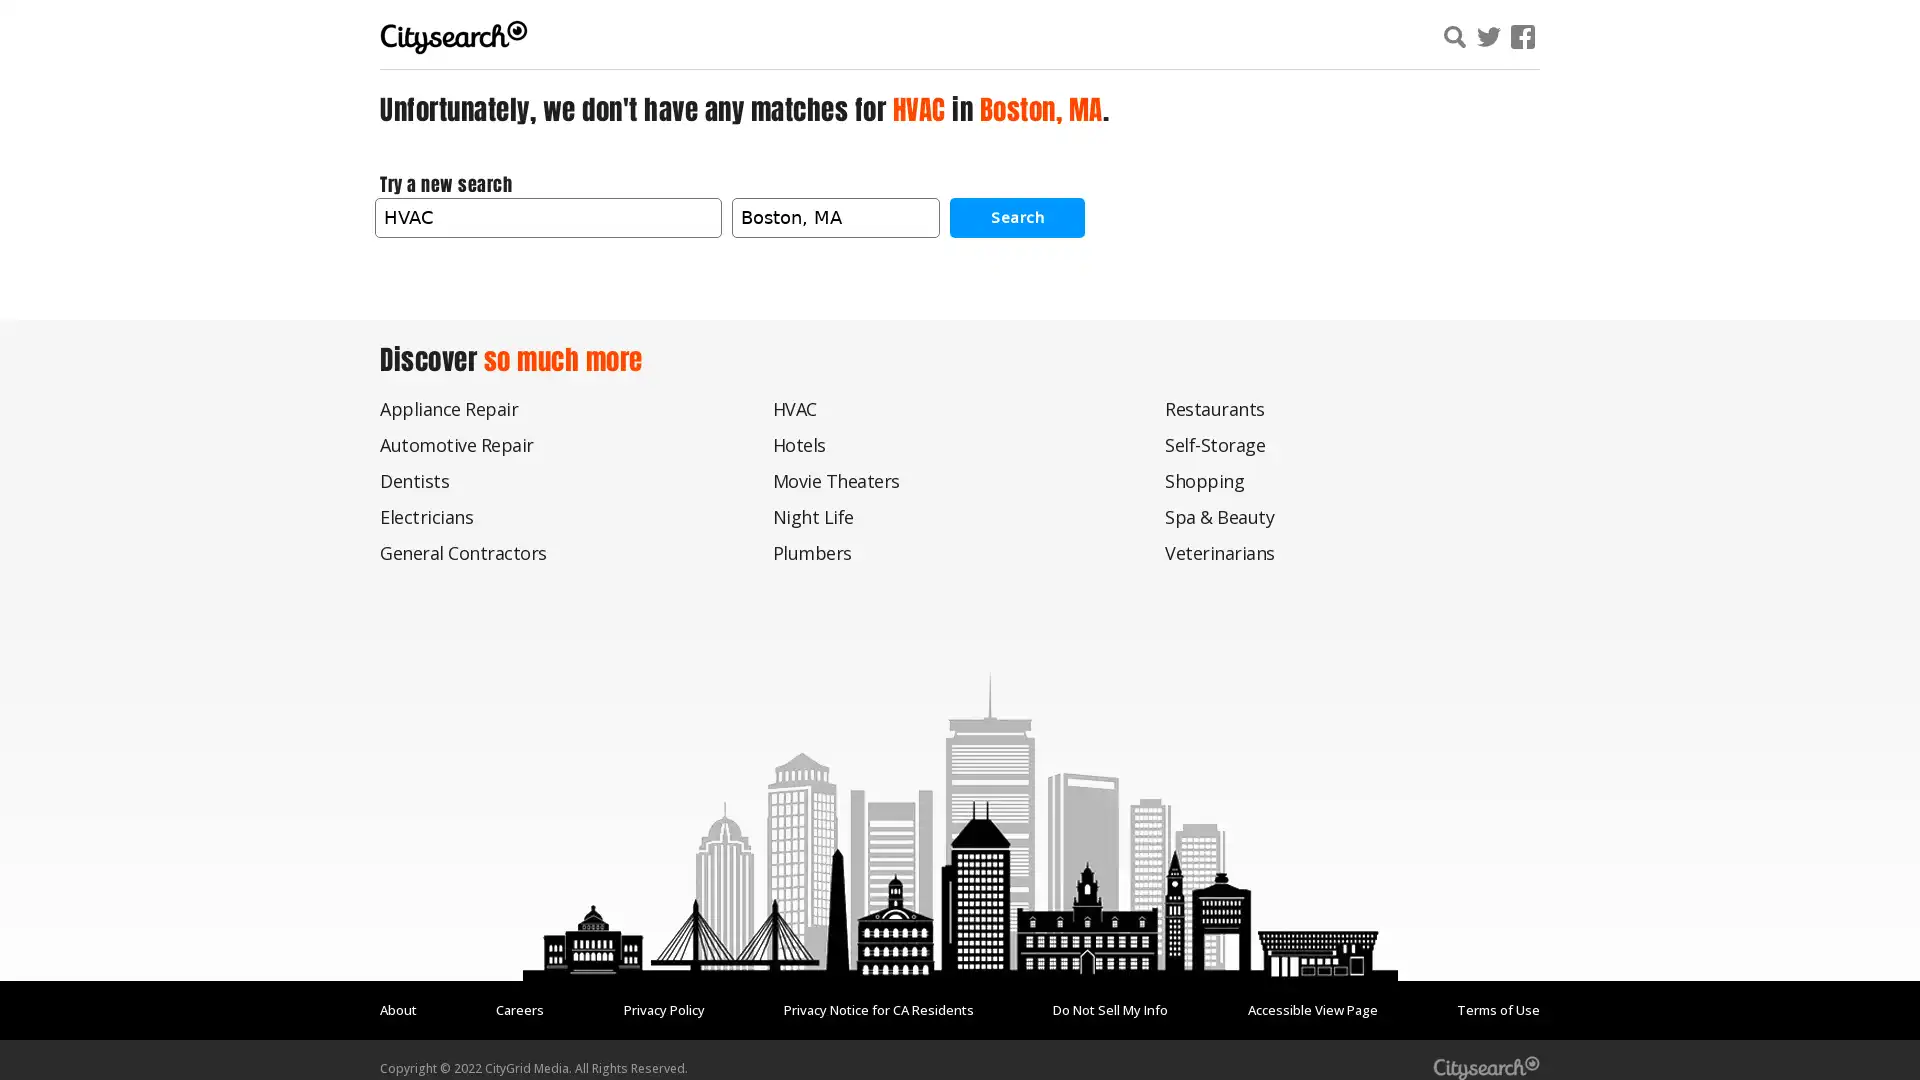  Describe the element at coordinates (1017, 216) in the screenshot. I see `Search` at that location.